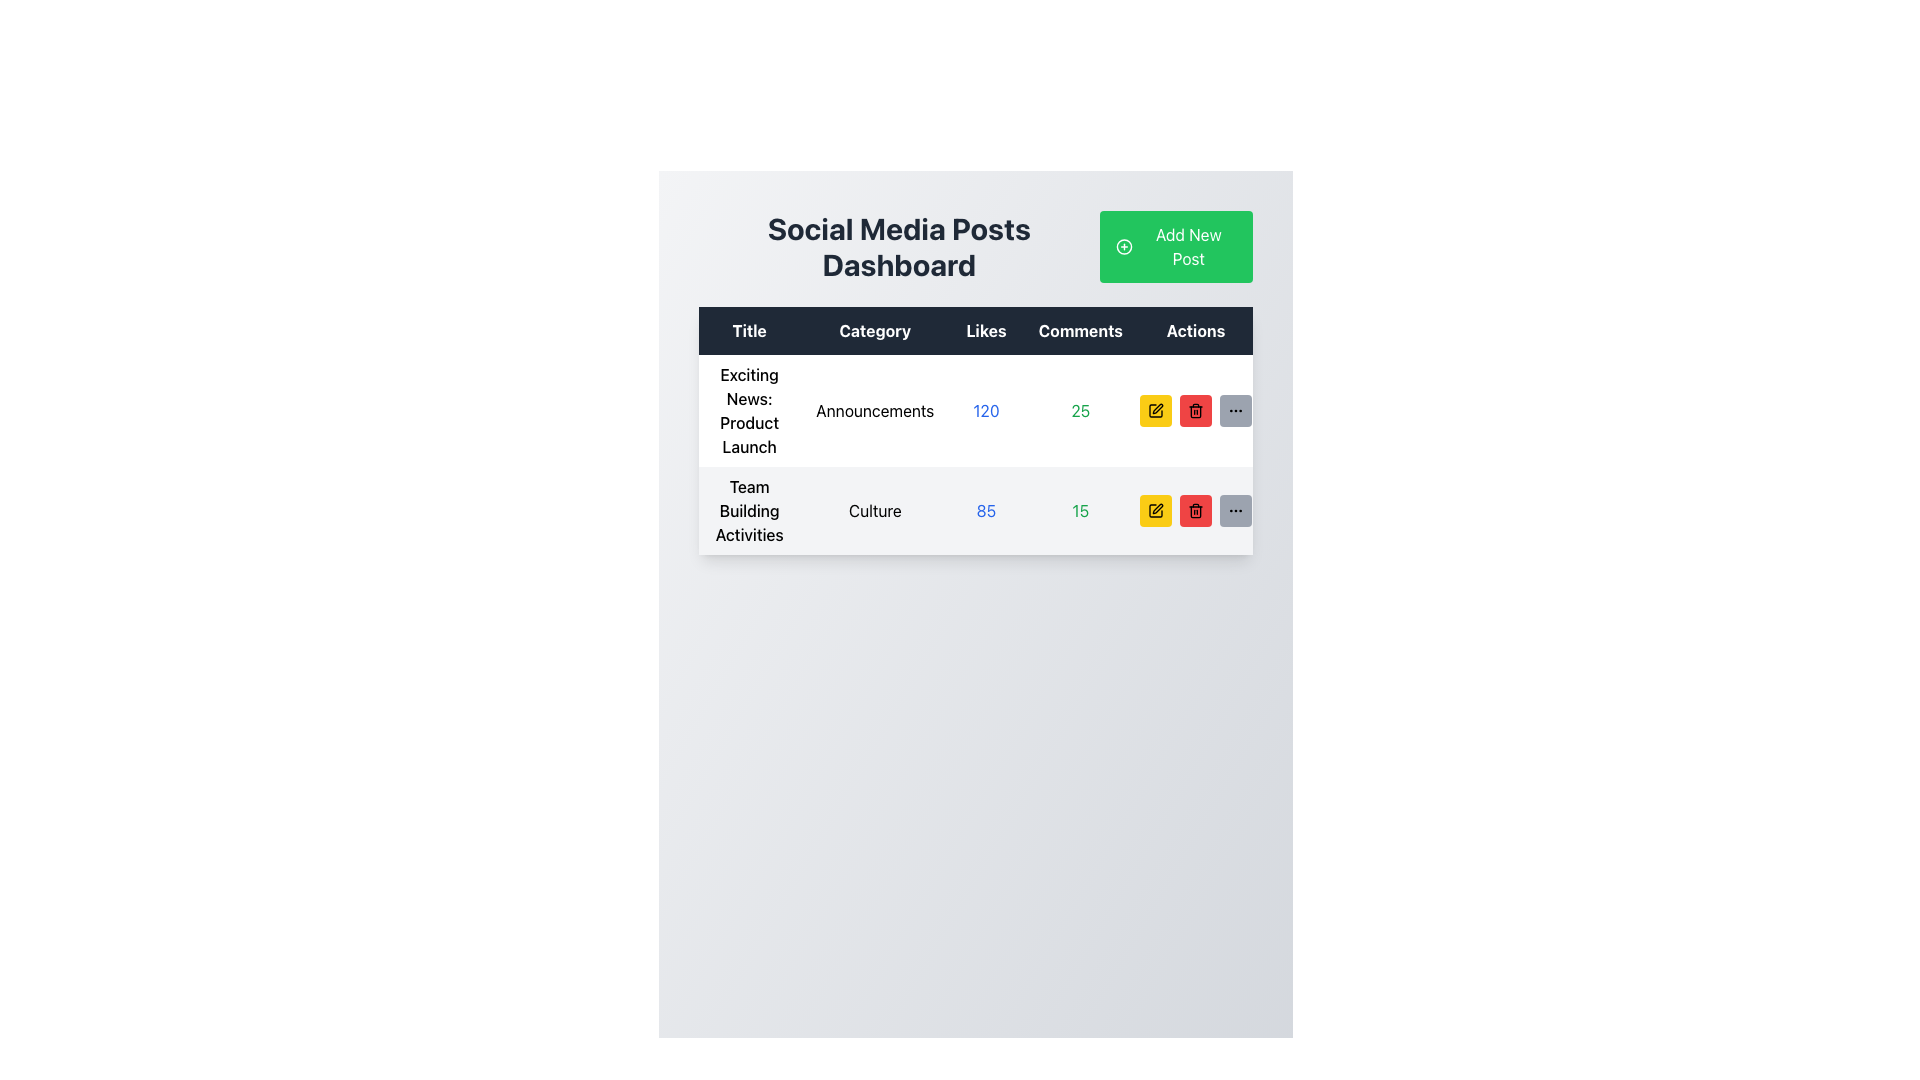 The image size is (1920, 1080). Describe the element at coordinates (1079, 410) in the screenshot. I see `the comment count display for the post titled 'Exciting News: Product Launch', located in the 'Comments' column of the first row in the 'Social Media Posts Dashboard'` at that location.